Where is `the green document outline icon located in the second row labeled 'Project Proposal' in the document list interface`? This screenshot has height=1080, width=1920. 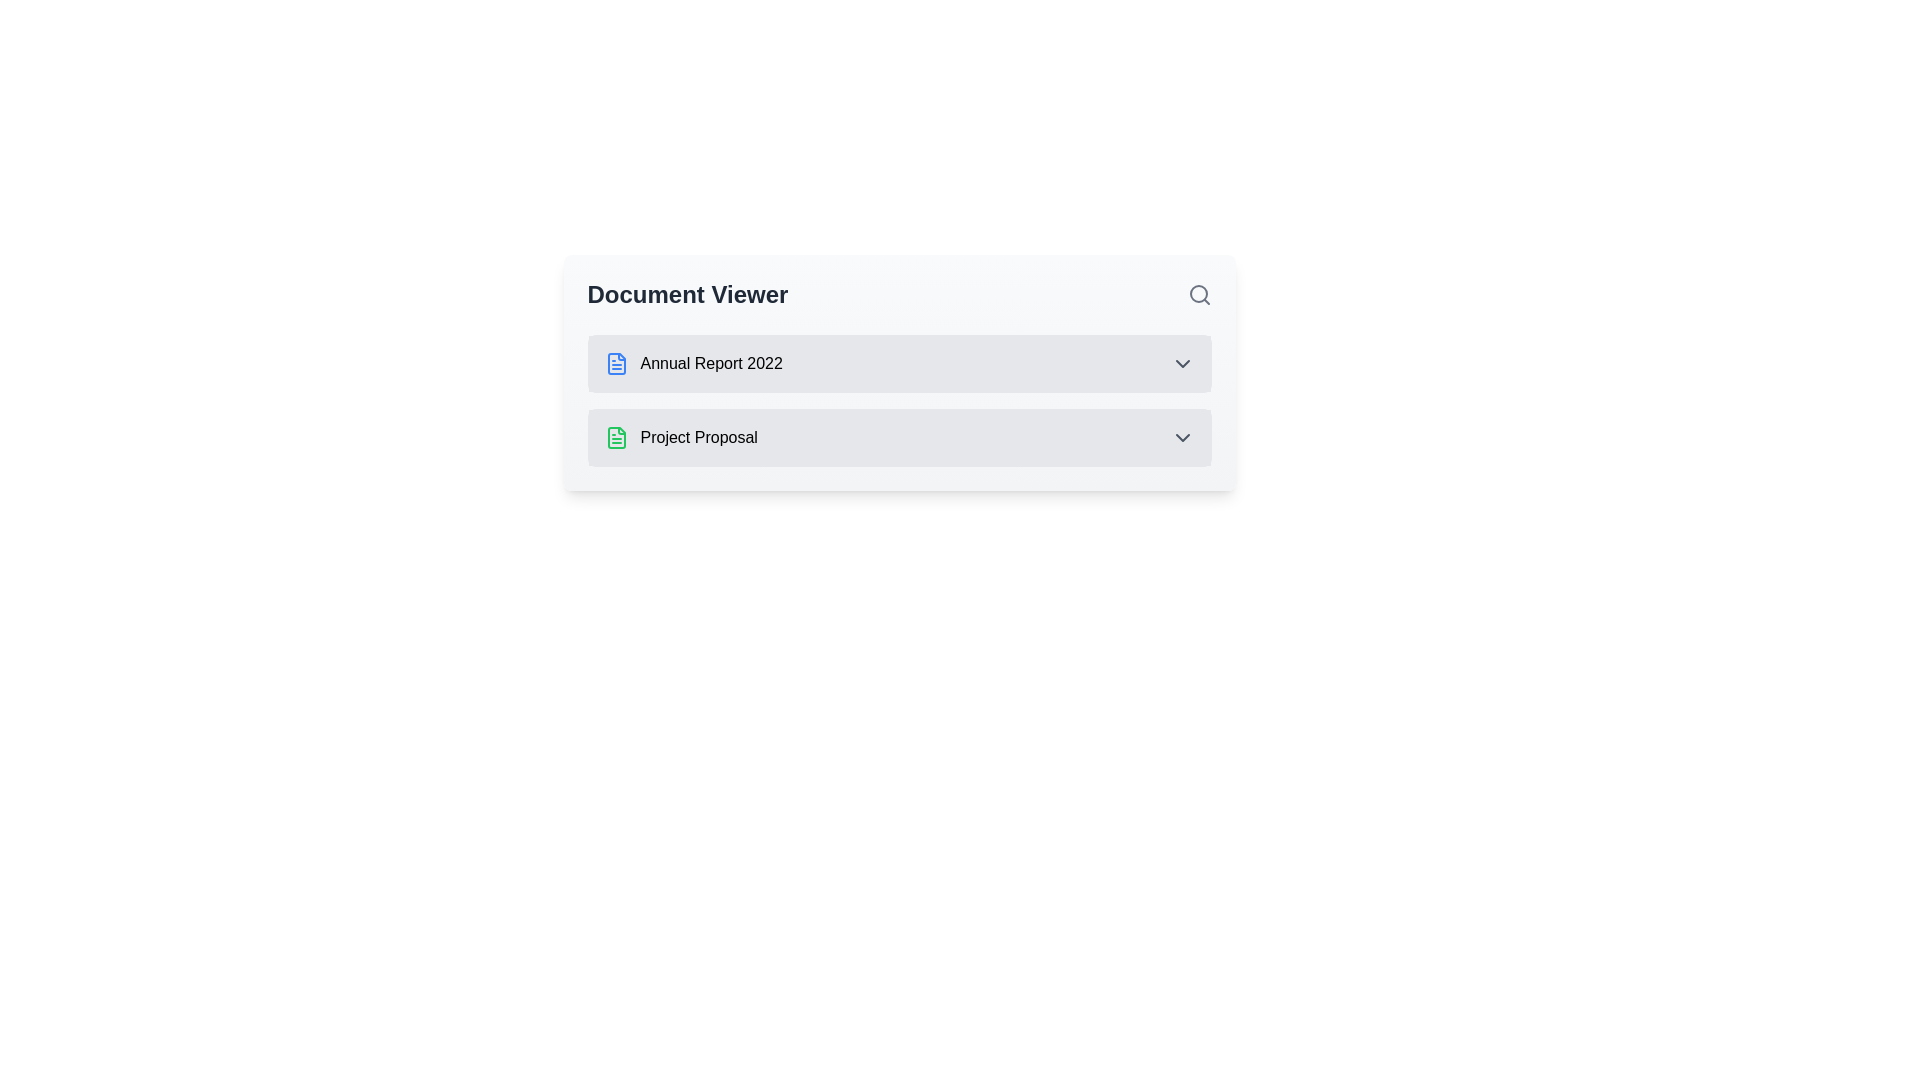
the green document outline icon located in the second row labeled 'Project Proposal' in the document list interface is located at coordinates (615, 437).